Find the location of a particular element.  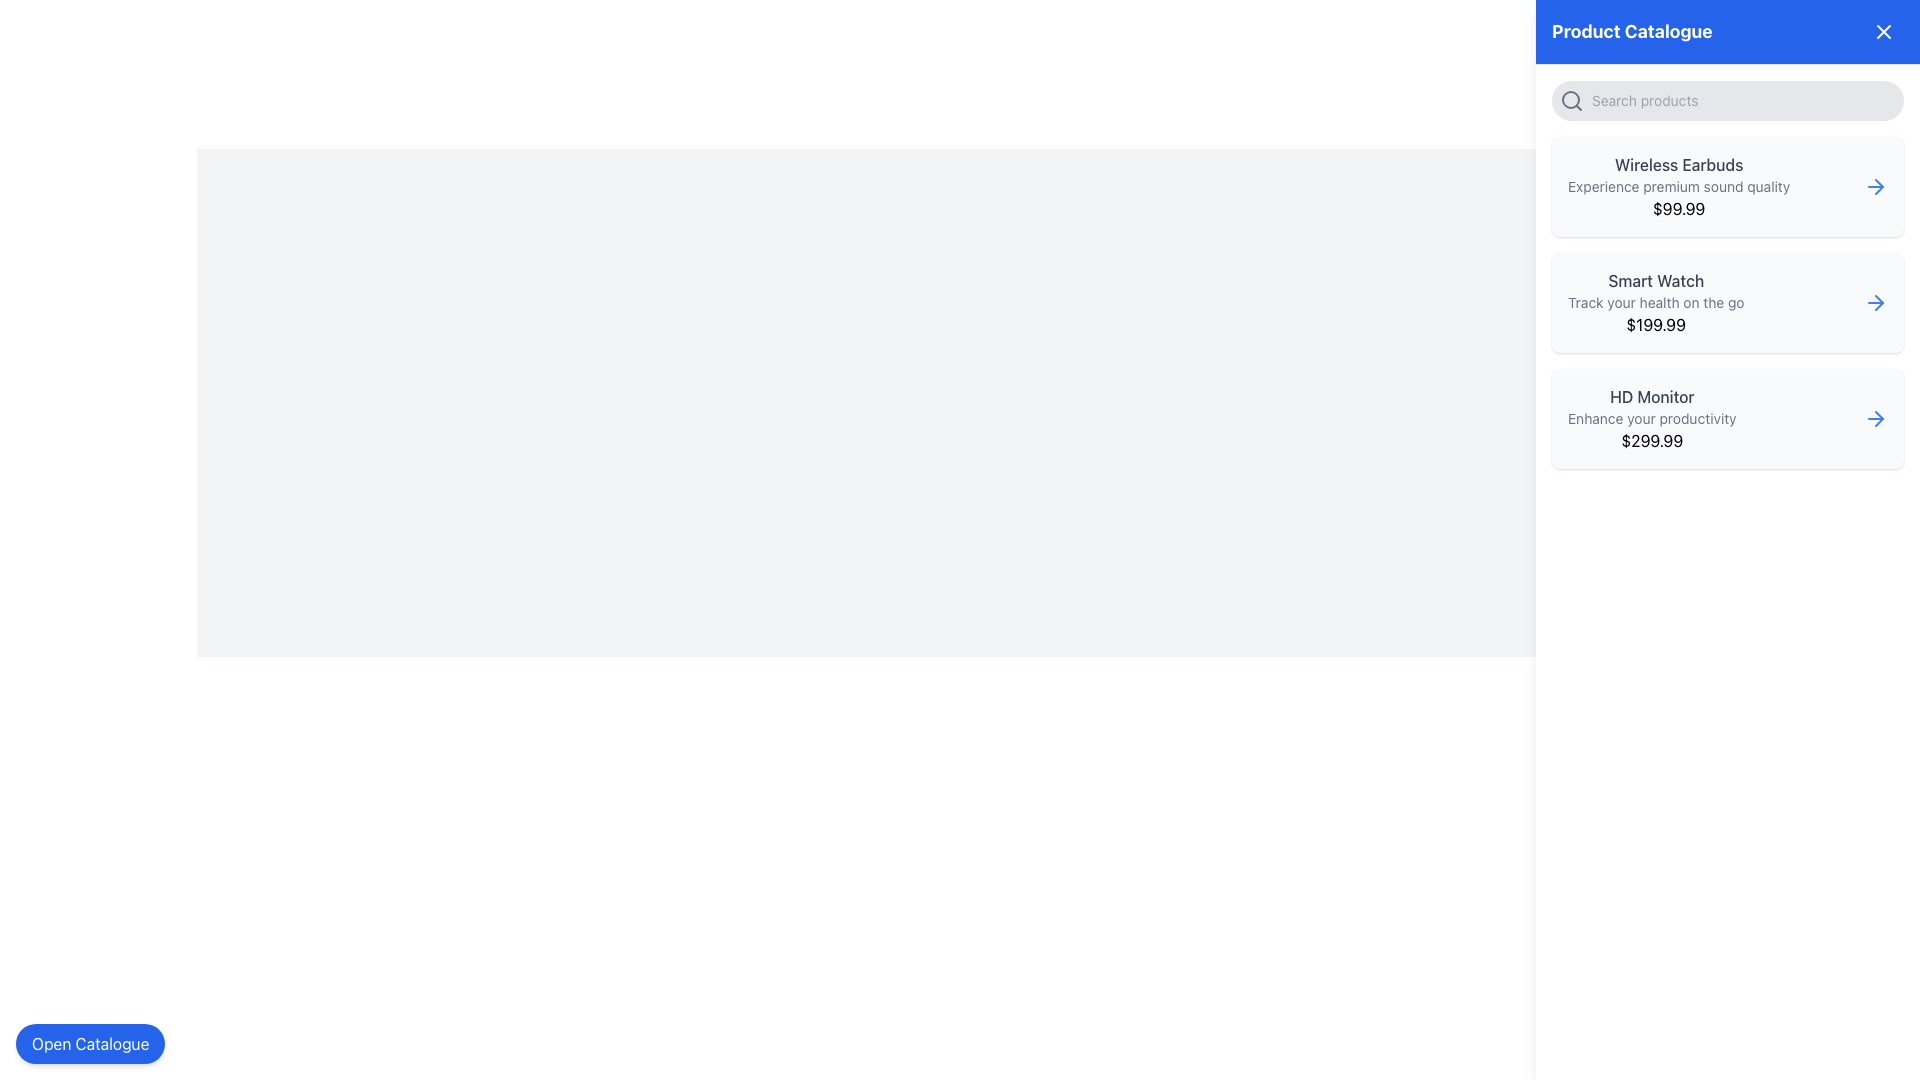

the navigation icon located on the far right side of the 'HD Monitor' product card in the 'Product Catalogue' section is located at coordinates (1875, 418).